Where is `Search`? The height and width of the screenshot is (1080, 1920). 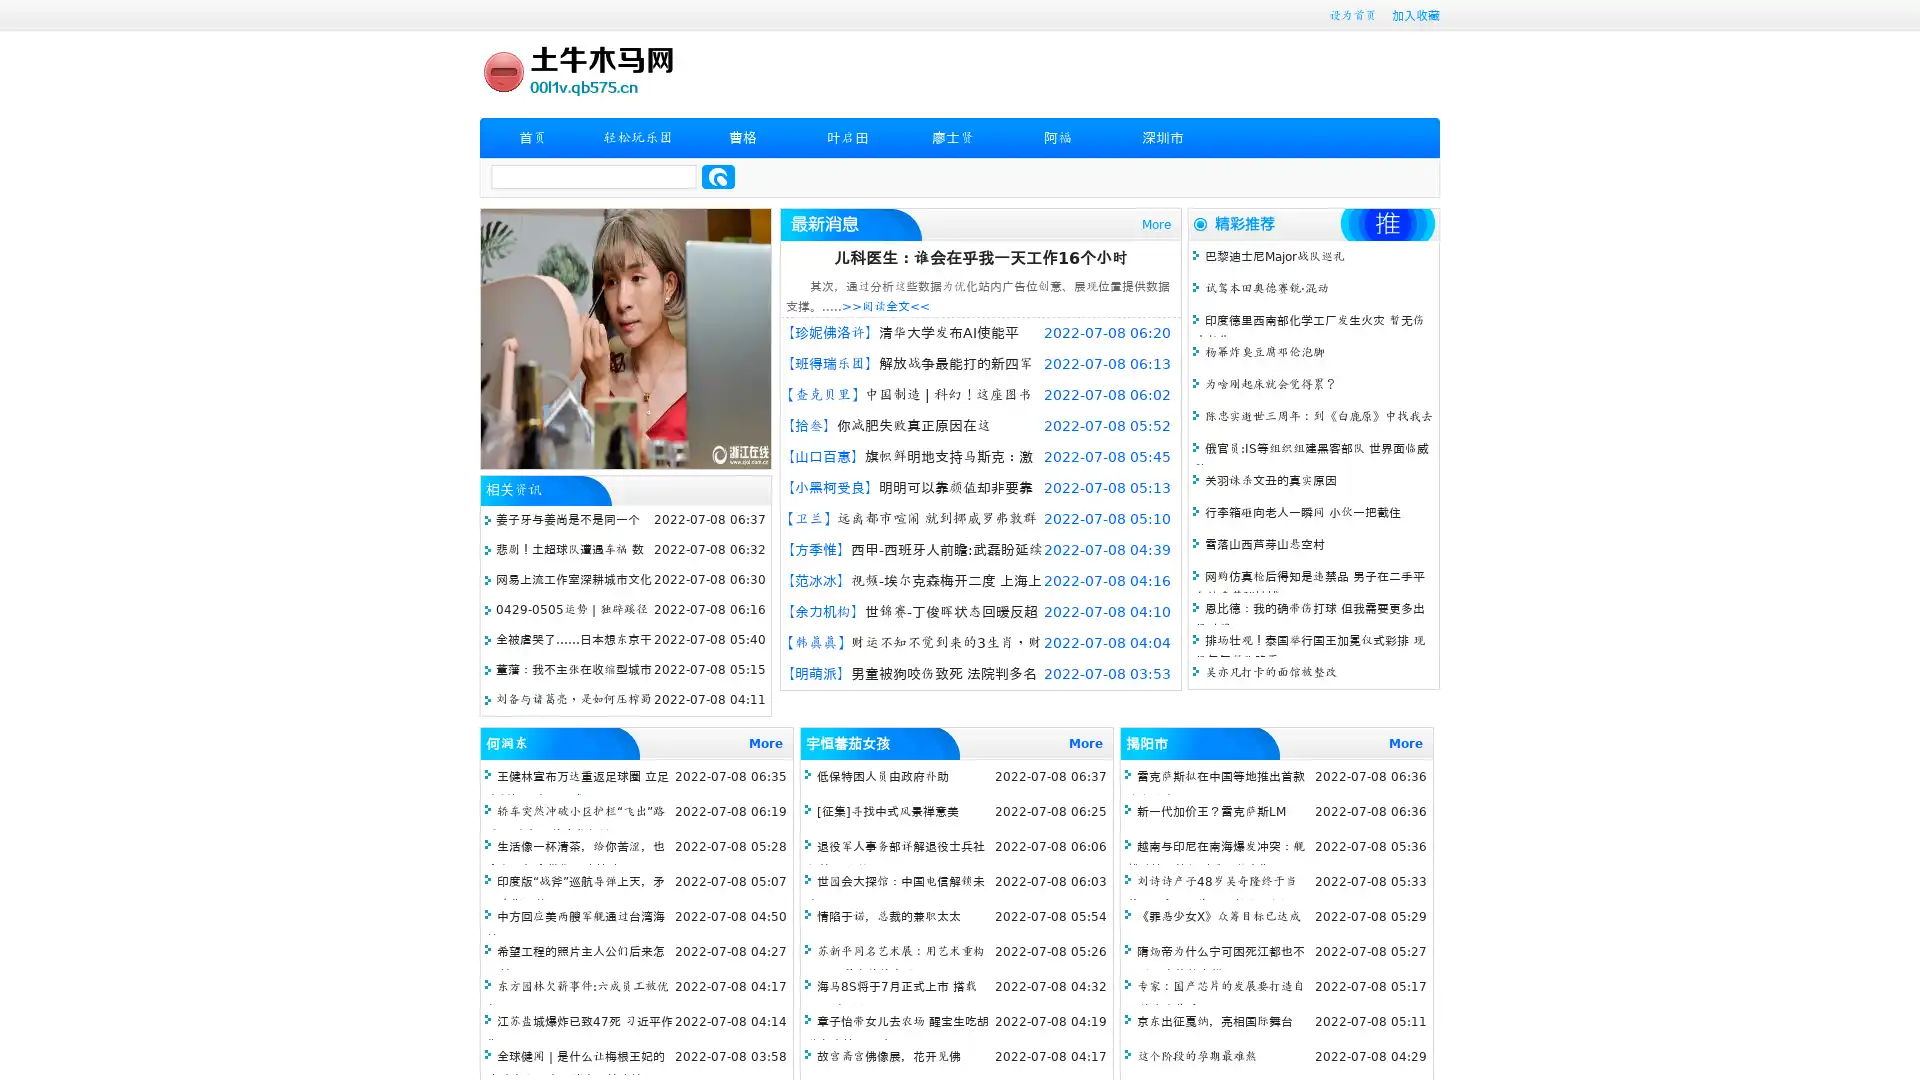 Search is located at coordinates (718, 176).